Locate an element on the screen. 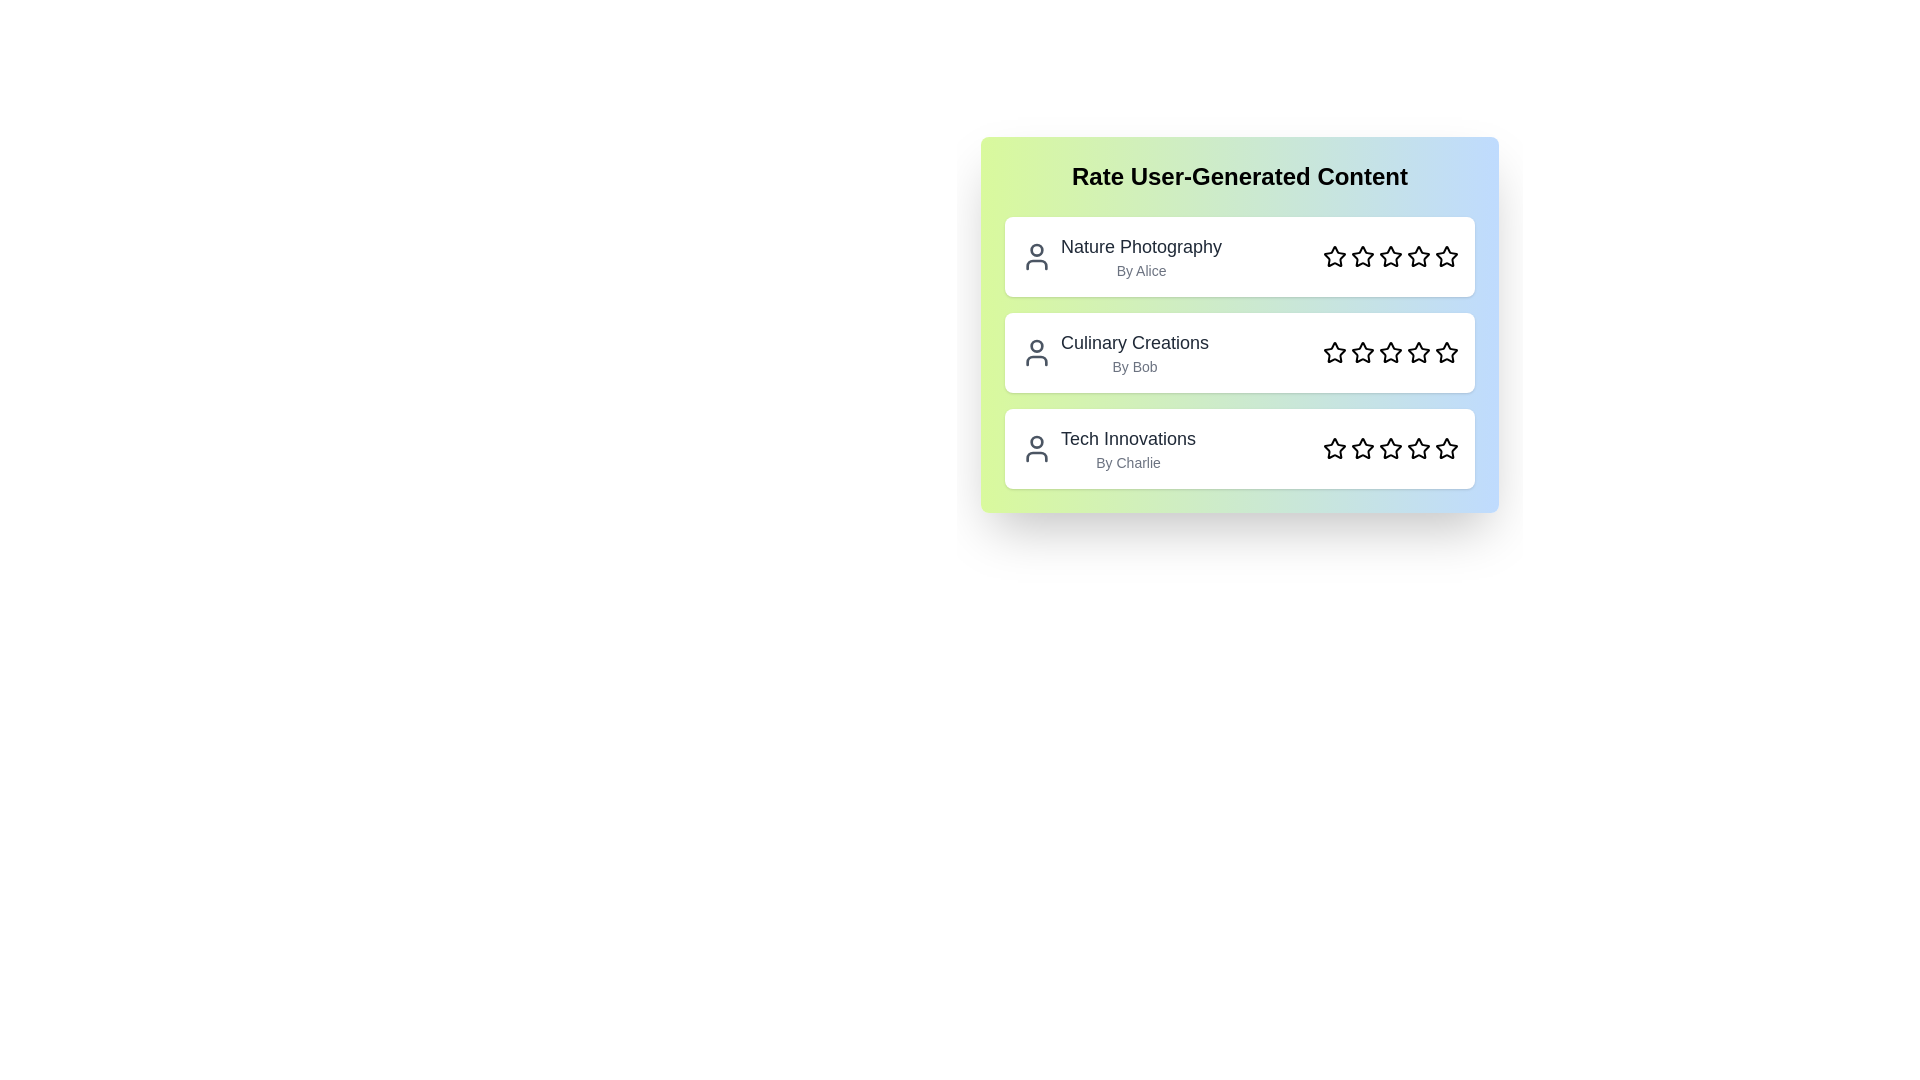 Image resolution: width=1920 pixels, height=1080 pixels. the star corresponding to the rating 4 for the content Tech Innovations is located at coordinates (1418, 447).